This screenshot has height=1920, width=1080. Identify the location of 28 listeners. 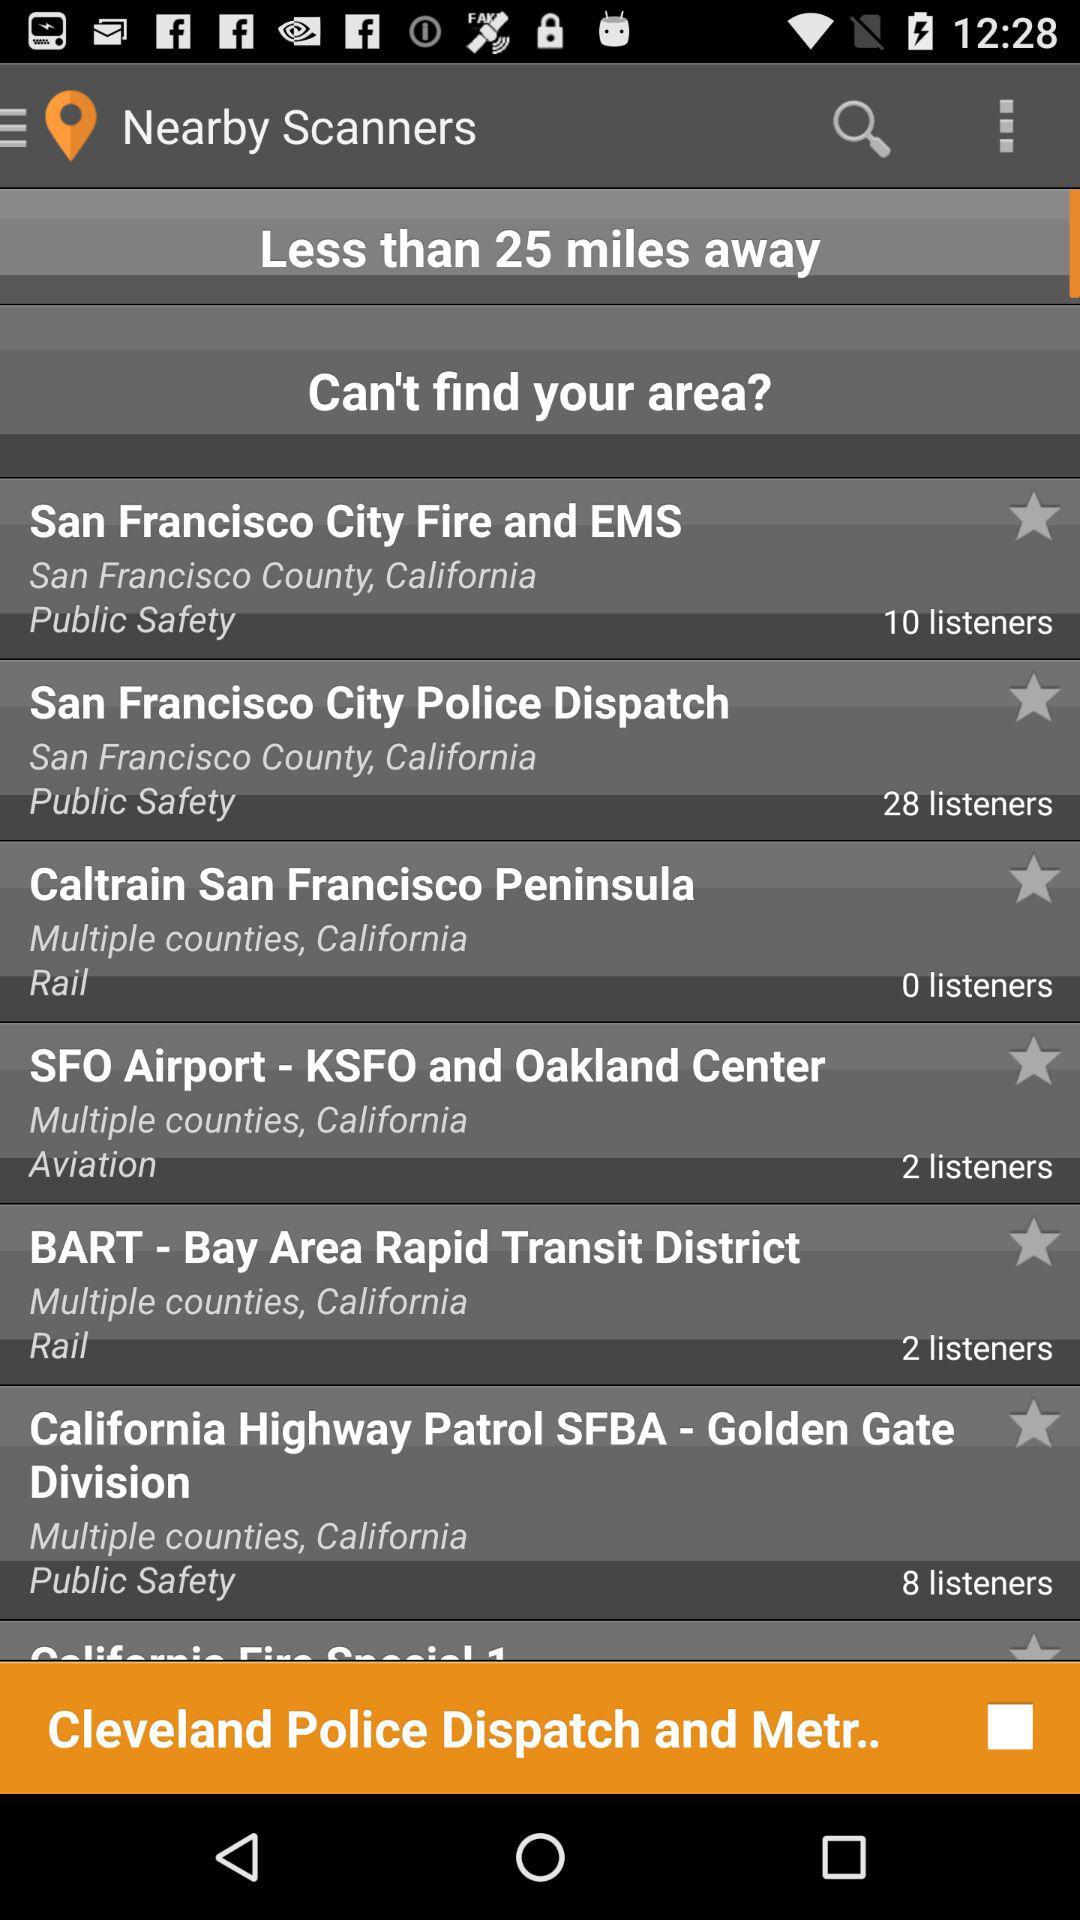
(980, 810).